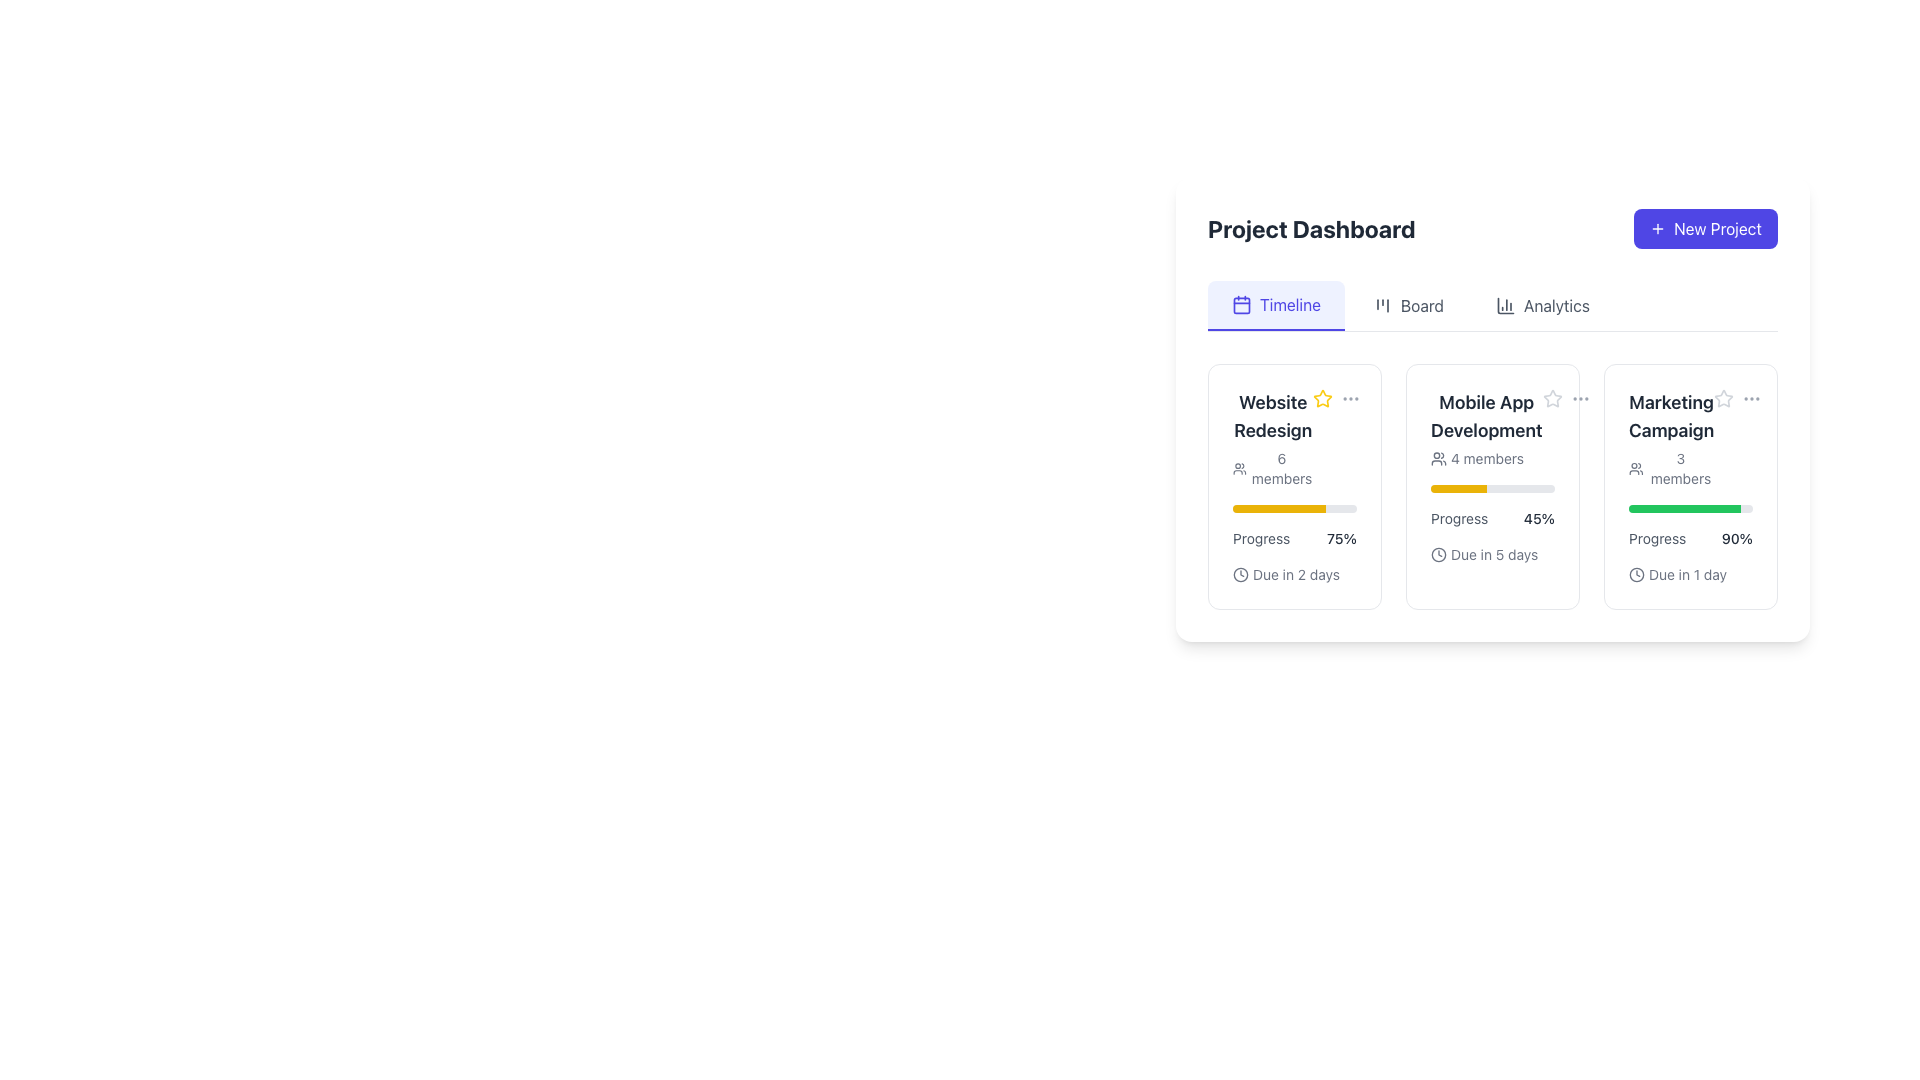  Describe the element at coordinates (1459, 518) in the screenshot. I see `the 'Progress' text label styled in gray, located within the 'Mobile App Development' card of the Project Dashboard, aligned with the '45%' label` at that location.